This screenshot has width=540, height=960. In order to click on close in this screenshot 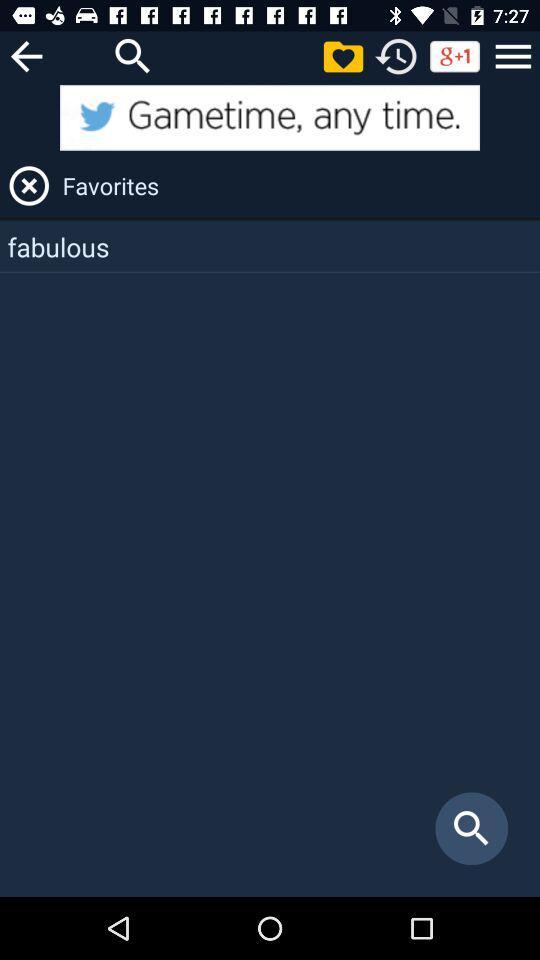, I will do `click(28, 185)`.